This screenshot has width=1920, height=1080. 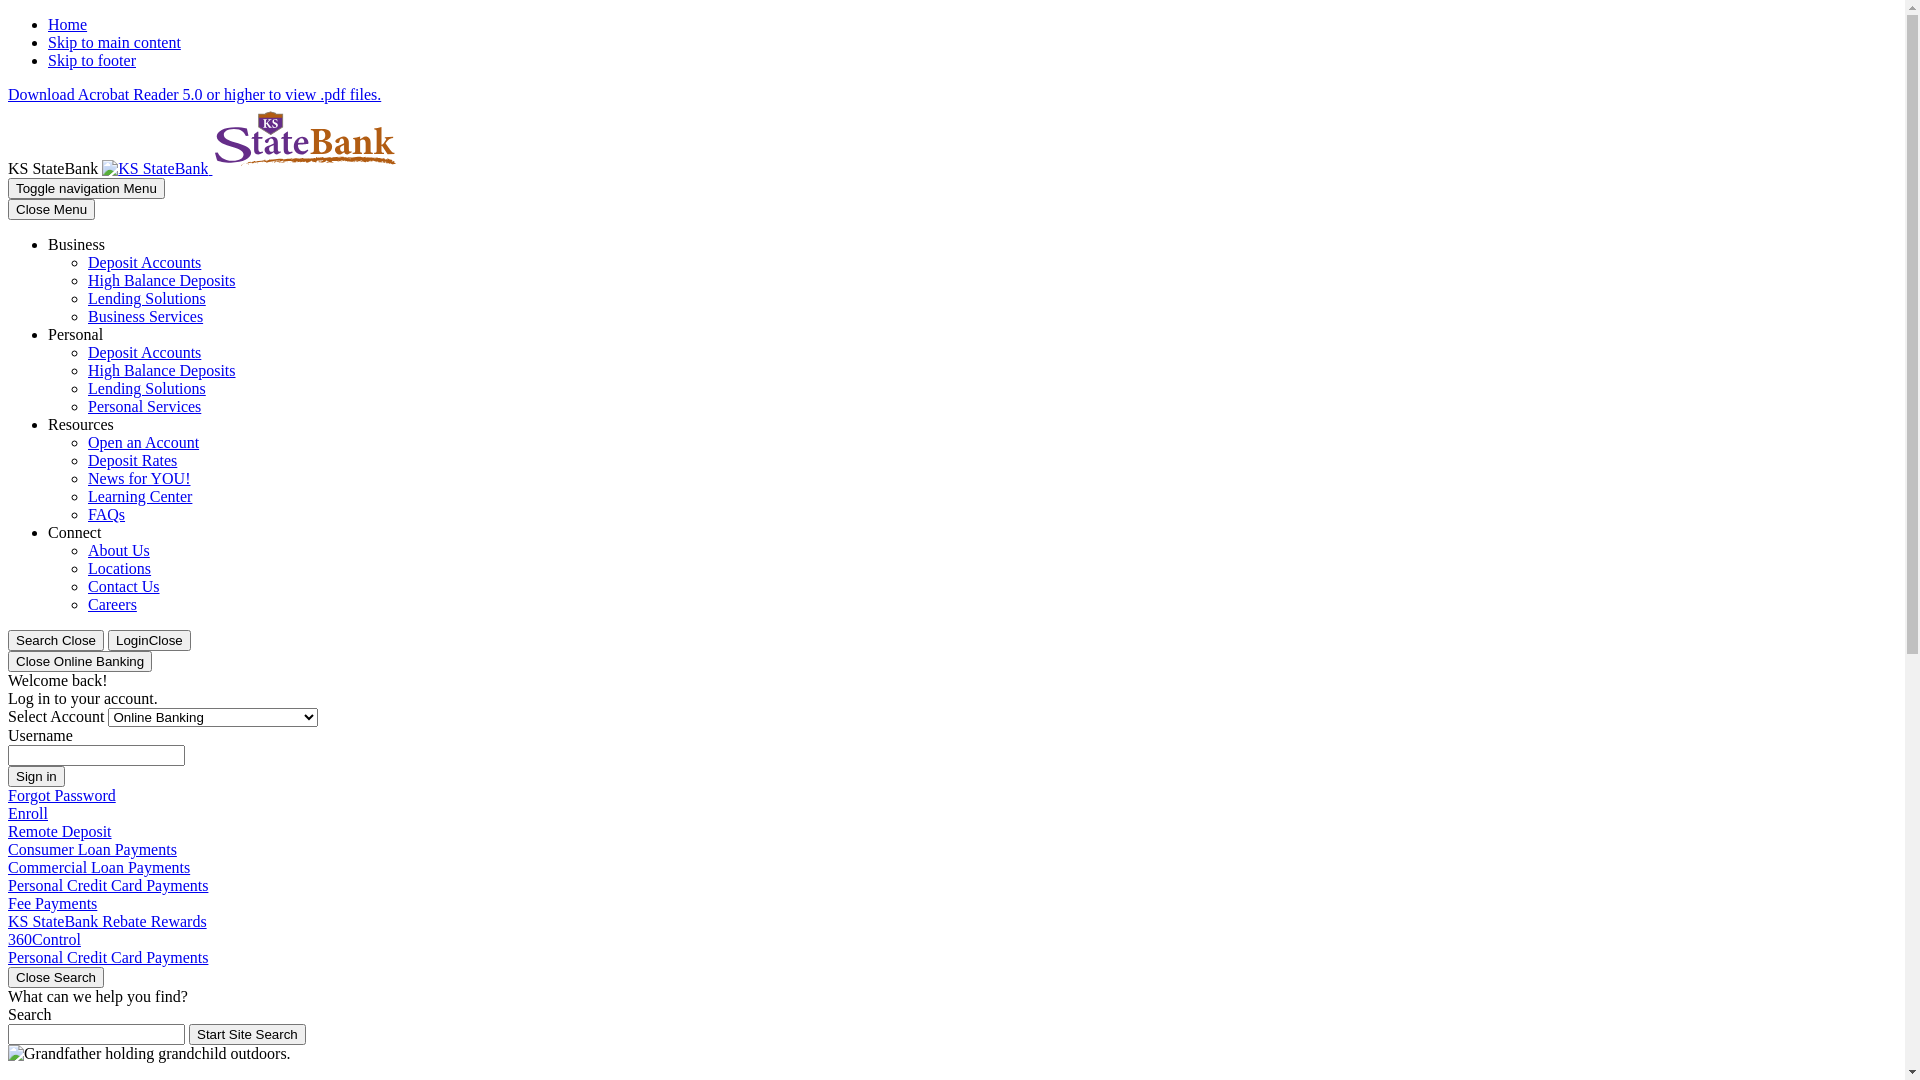 I want to click on 'FAQs', so click(x=105, y=513).